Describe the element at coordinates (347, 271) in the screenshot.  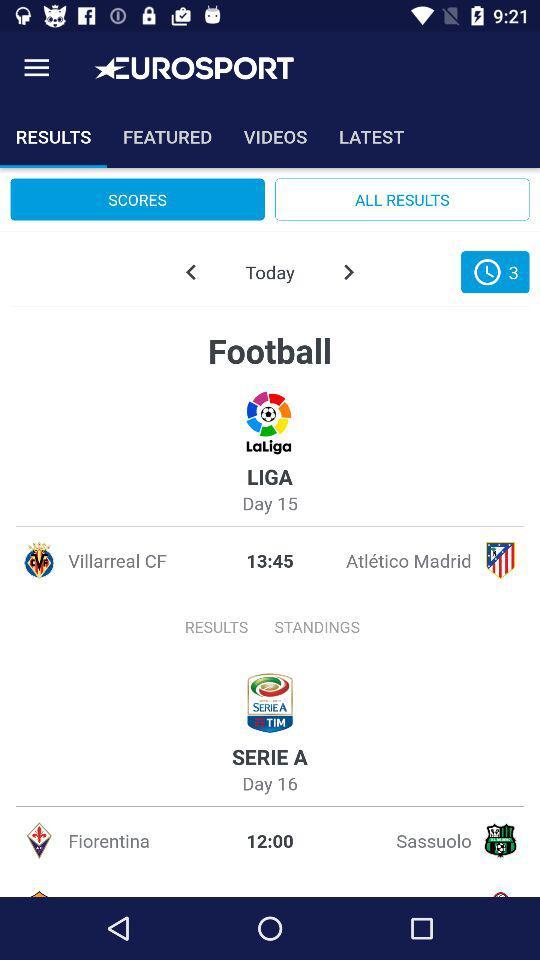
I see `next` at that location.